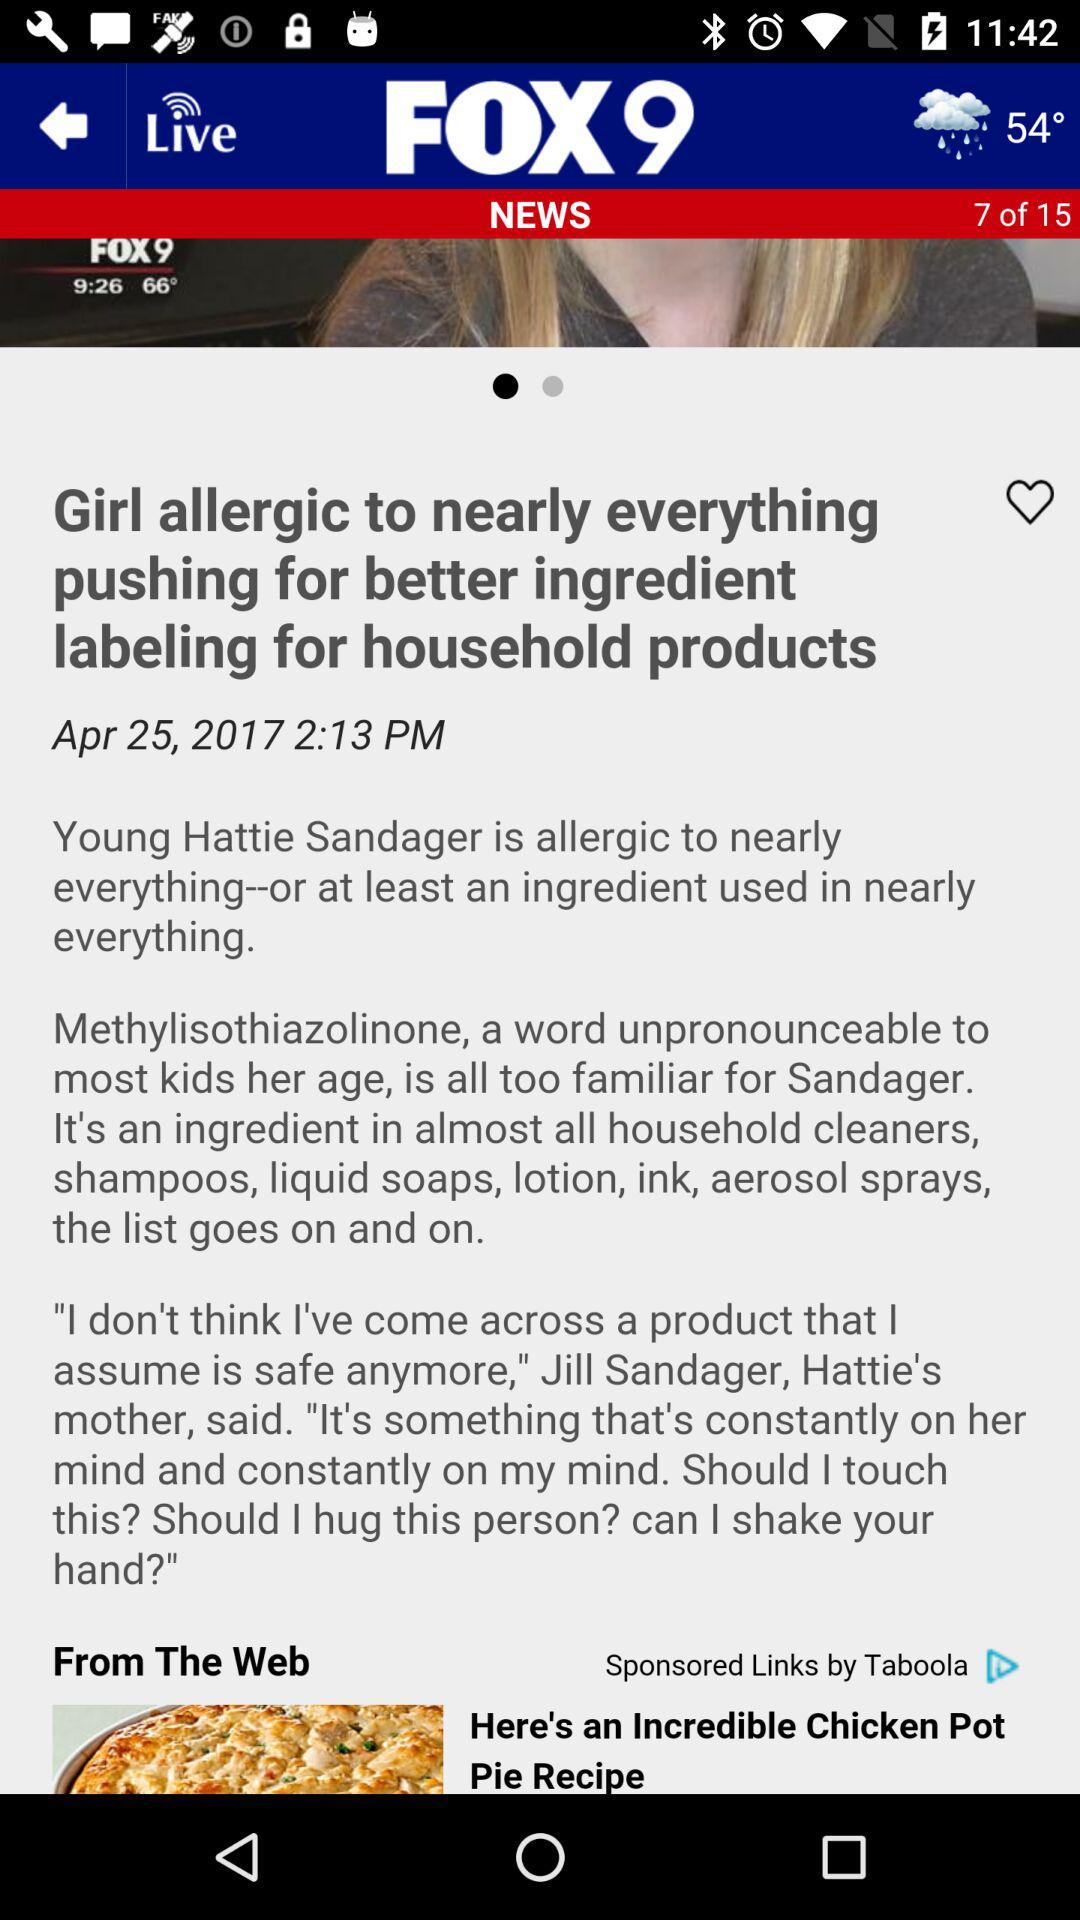 Image resolution: width=1080 pixels, height=1920 pixels. Describe the element at coordinates (540, 124) in the screenshot. I see `fox` at that location.